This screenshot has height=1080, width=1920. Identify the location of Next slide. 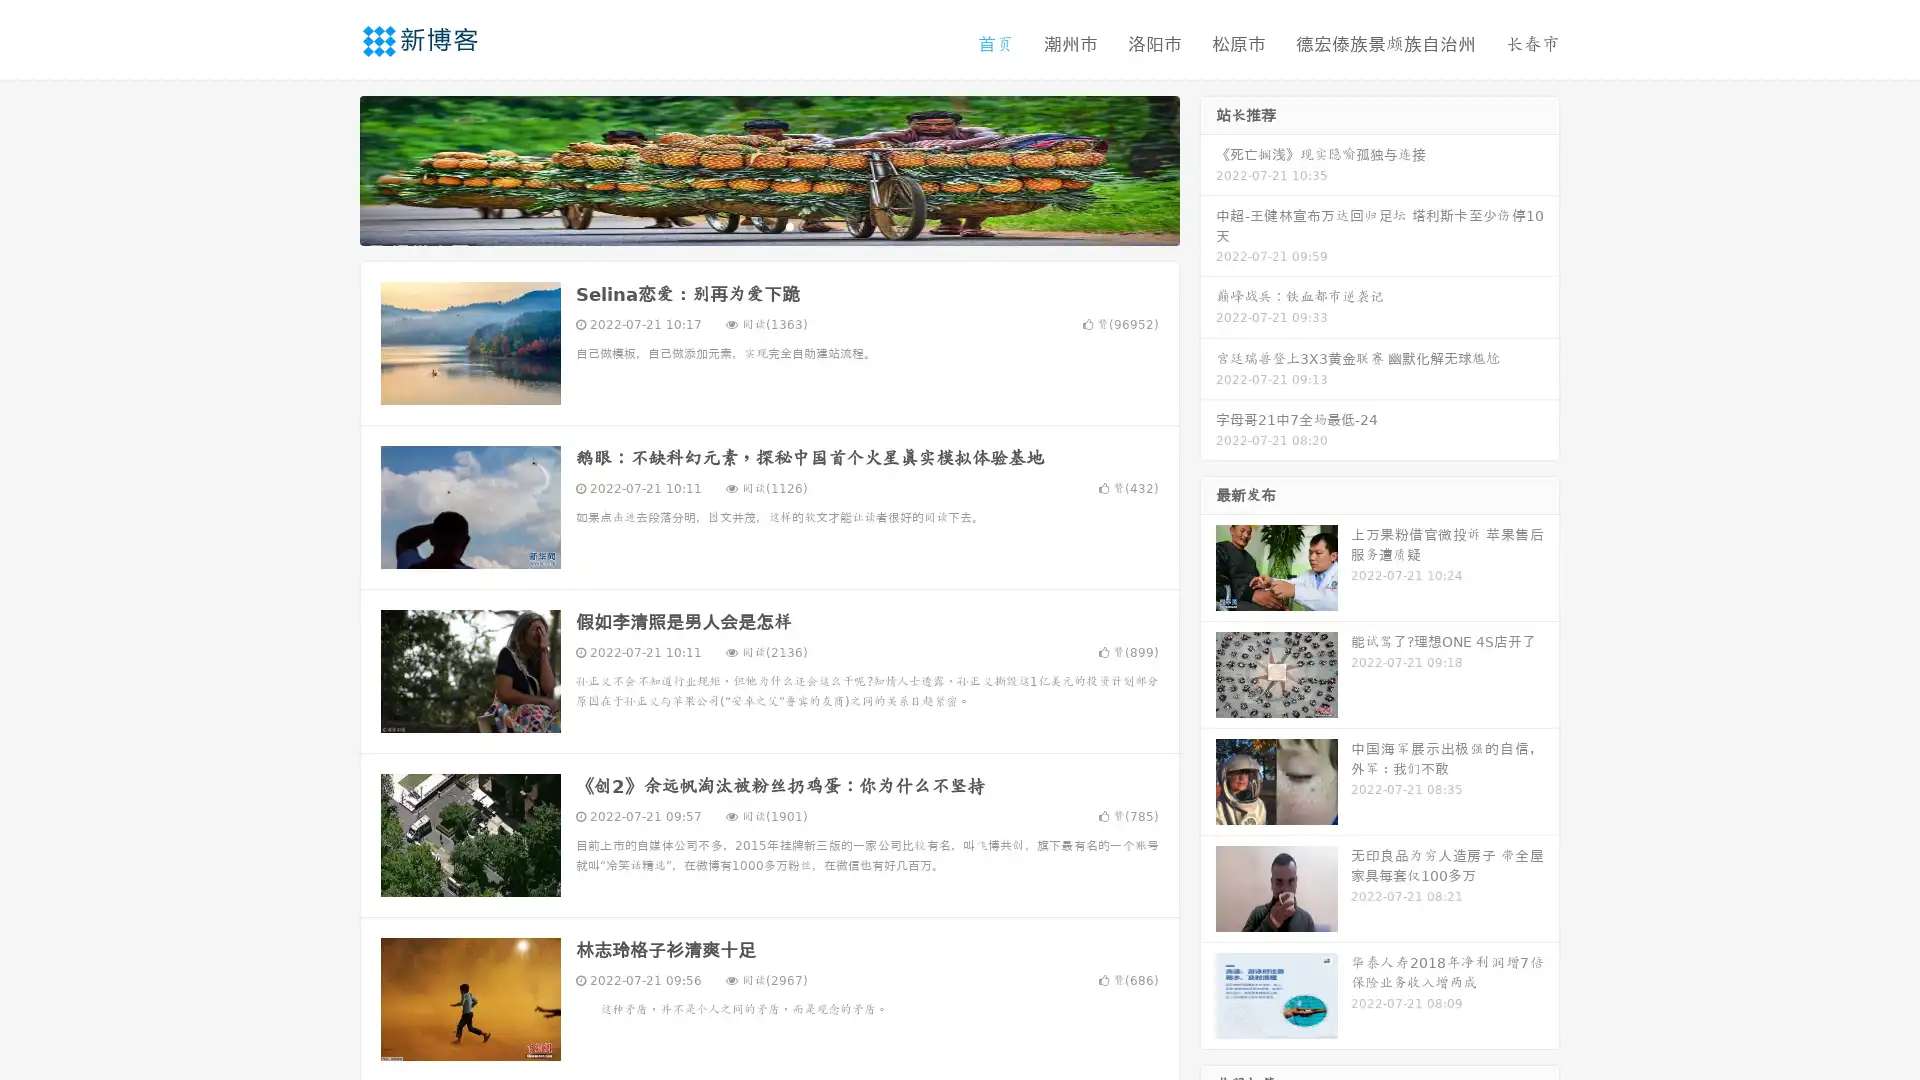
(1208, 168).